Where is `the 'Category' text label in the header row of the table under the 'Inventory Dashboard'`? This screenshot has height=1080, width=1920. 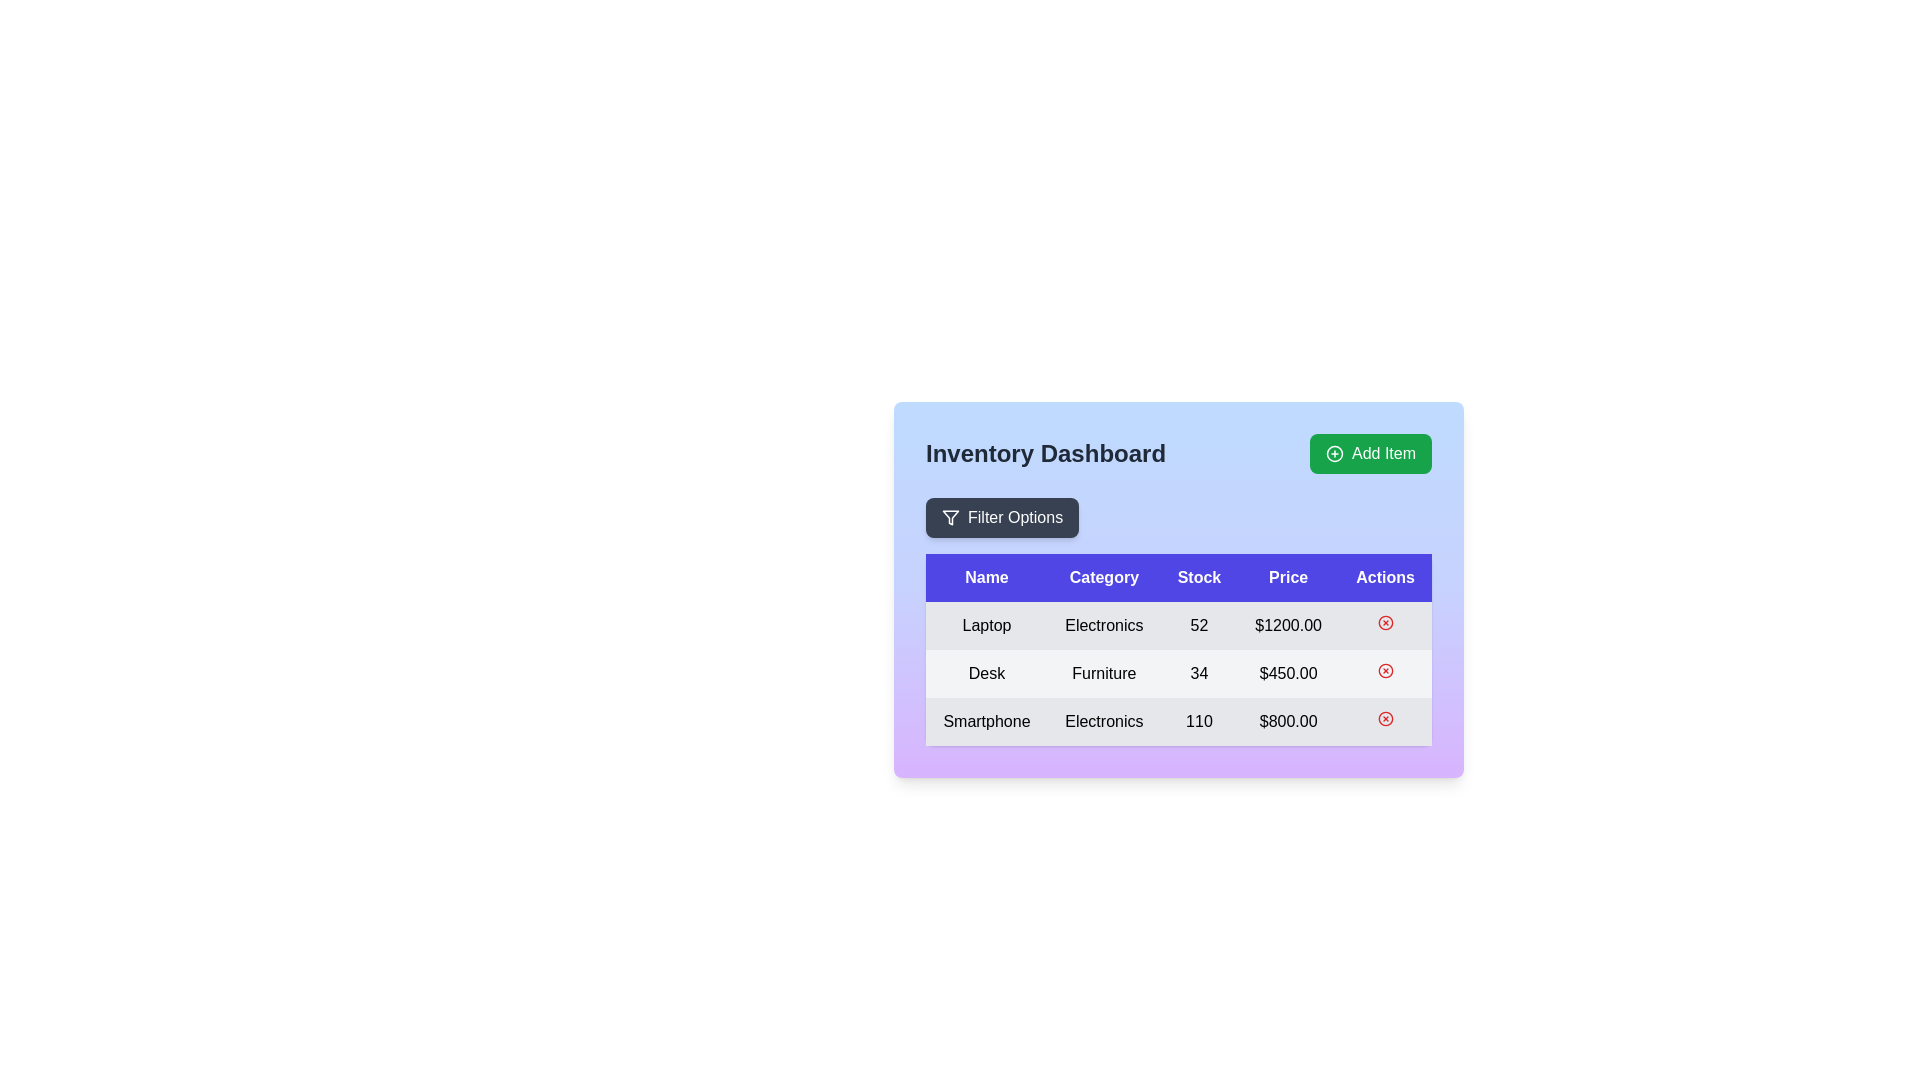
the 'Category' text label in the header row of the table under the 'Inventory Dashboard' is located at coordinates (1103, 578).